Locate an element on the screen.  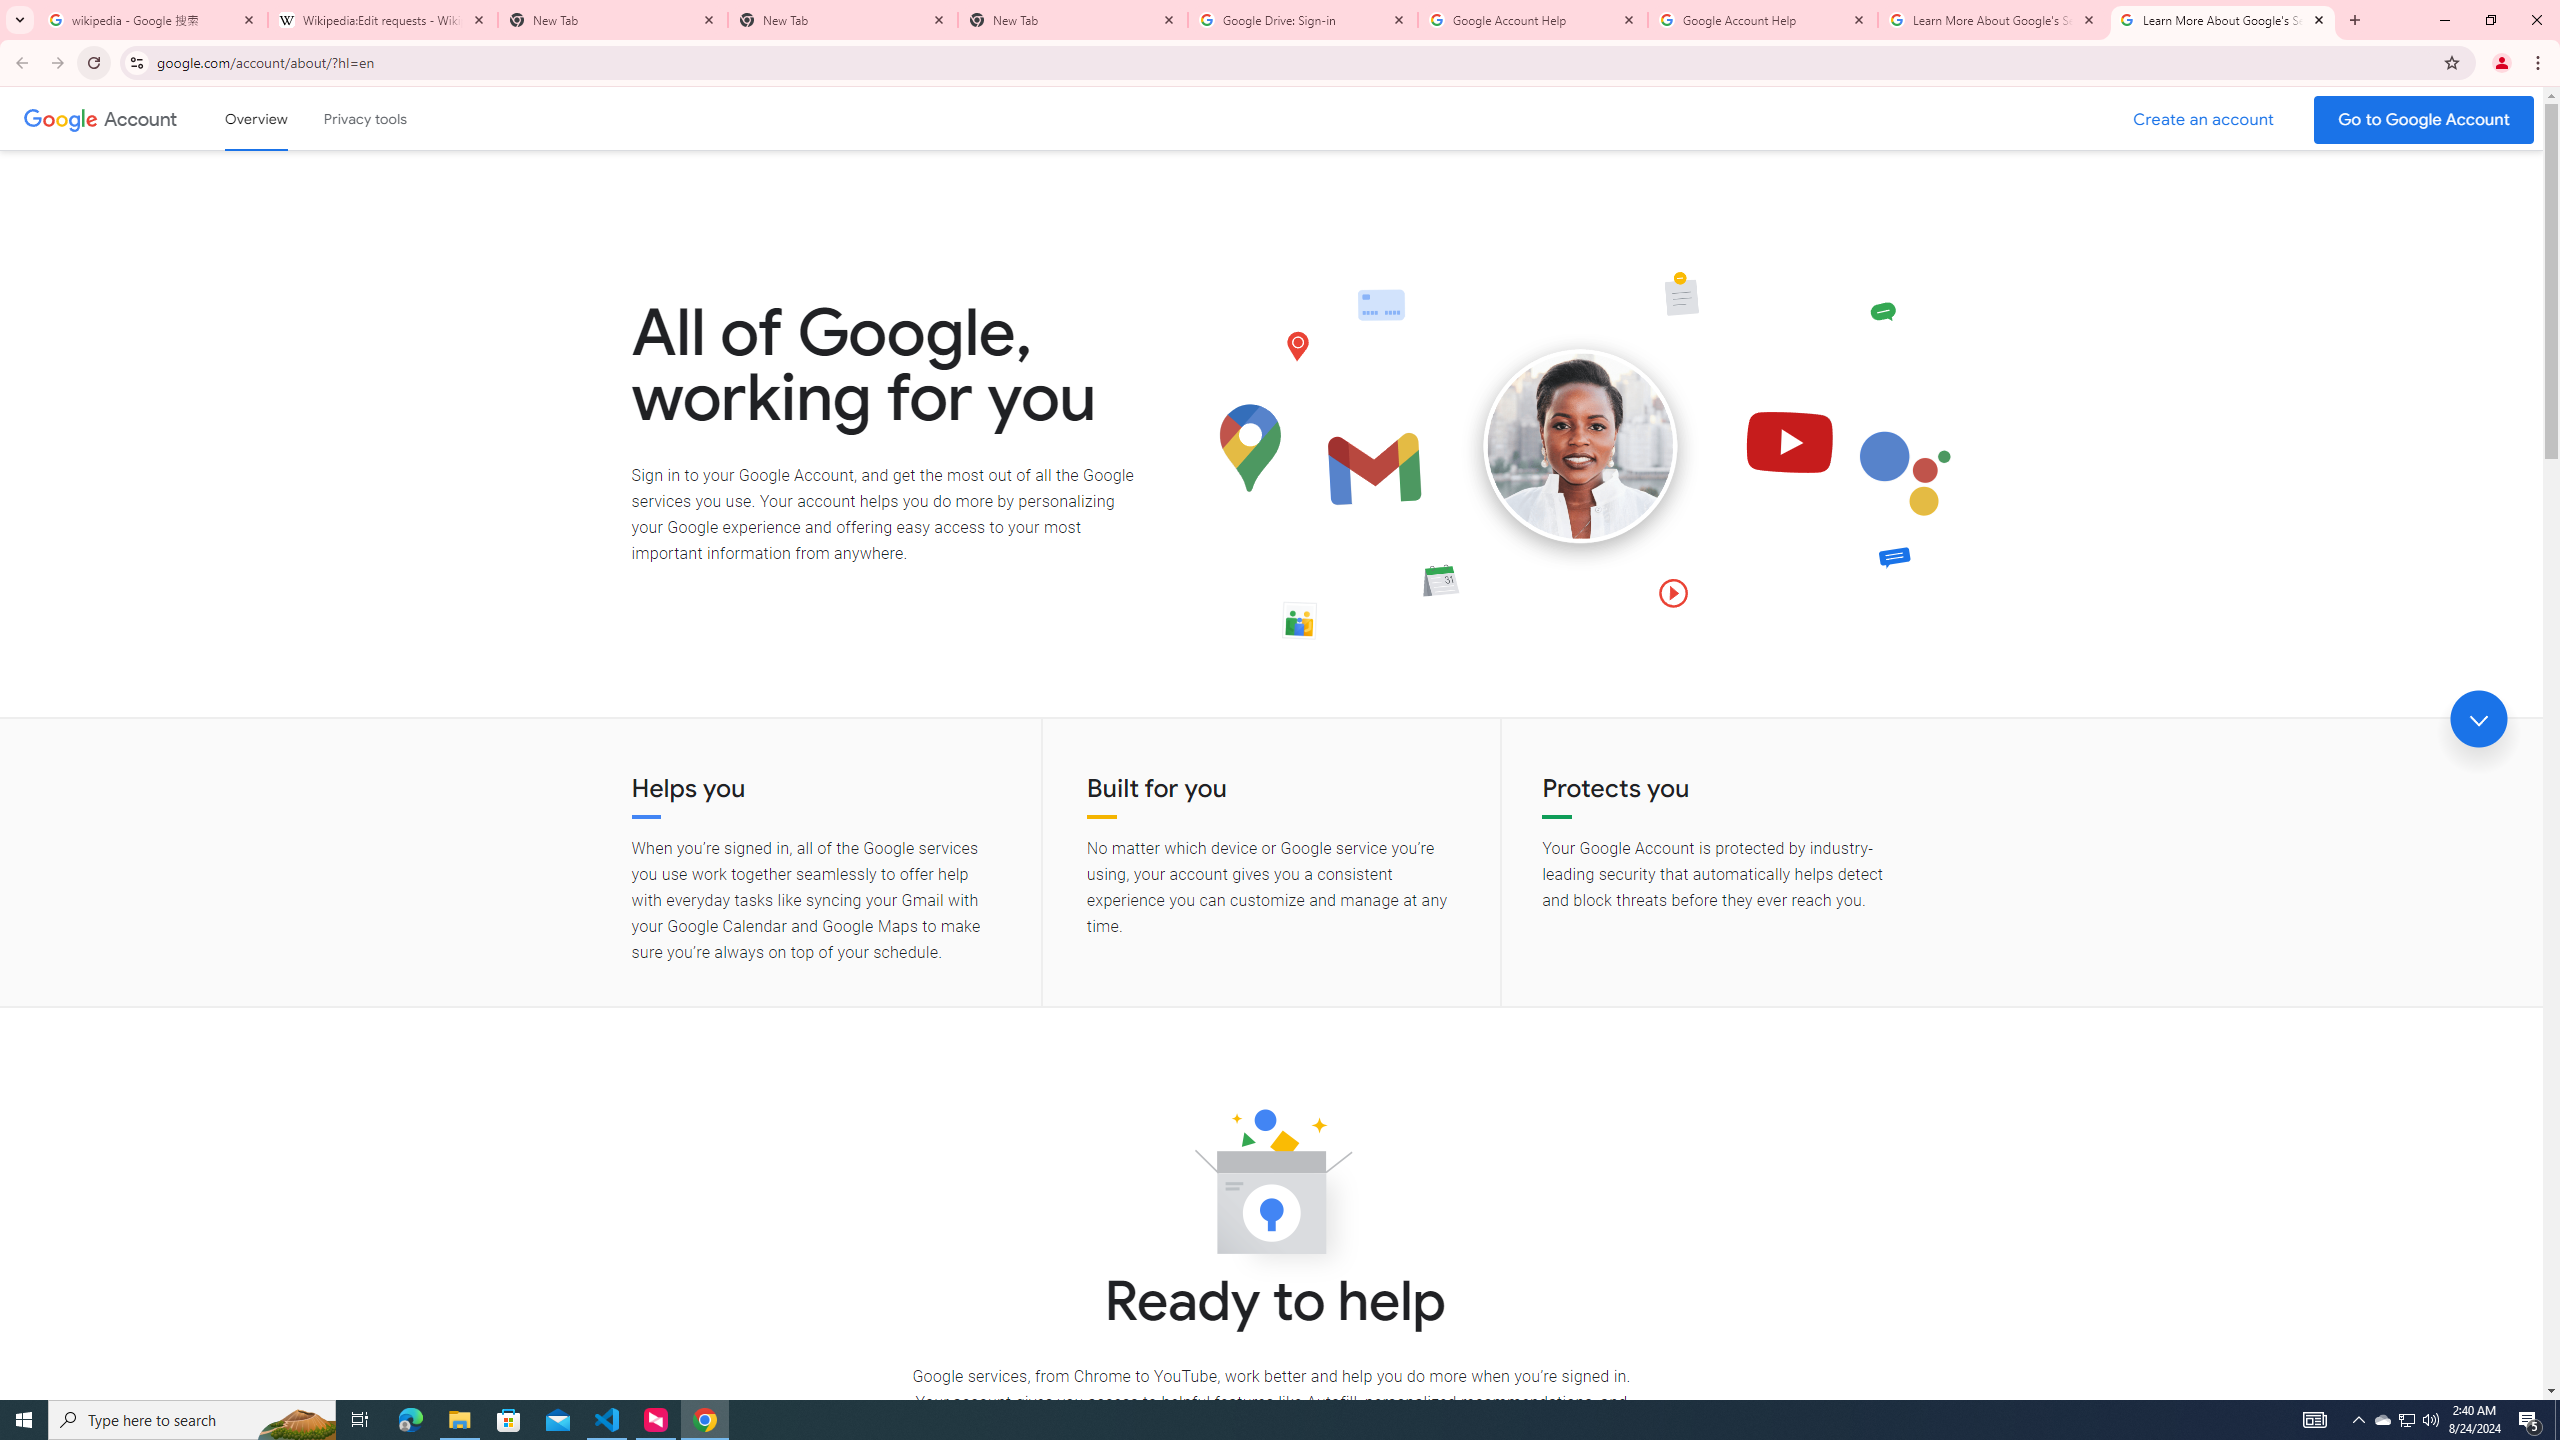
'Privacy tools' is located at coordinates (363, 118).